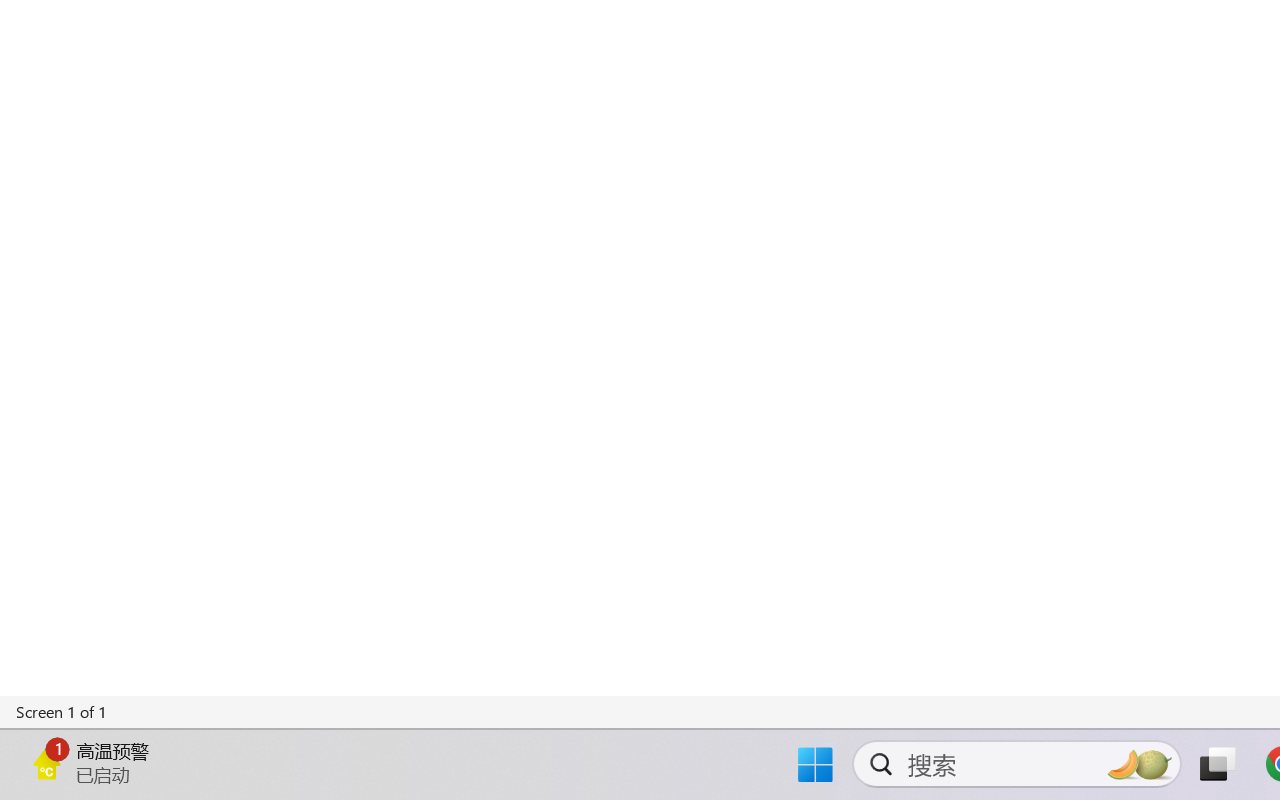  I want to click on 'Page Number Screen 1 of 1 ', so click(62, 711).